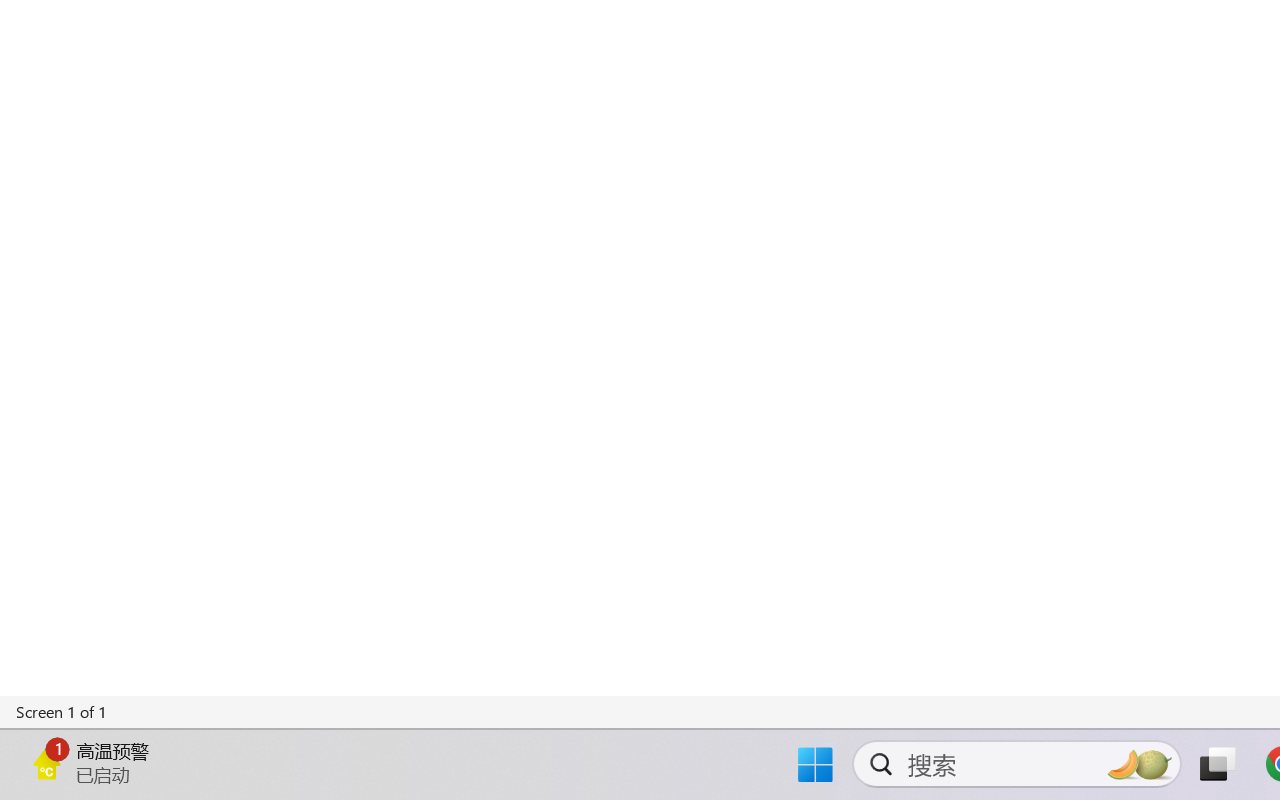  I want to click on 'Page Number Screen 1 of 1 ', so click(62, 711).